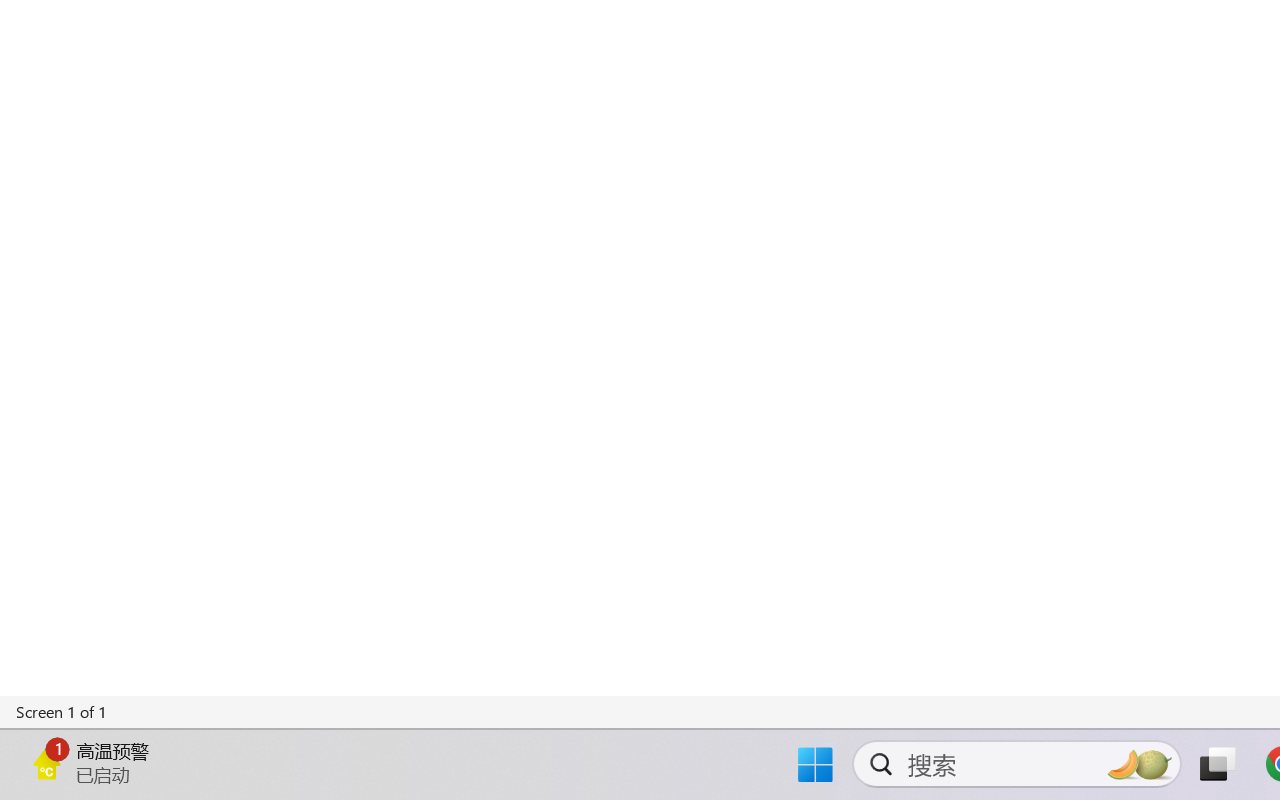  I want to click on 'Page Number Screen 1 of 1 ', so click(62, 711).